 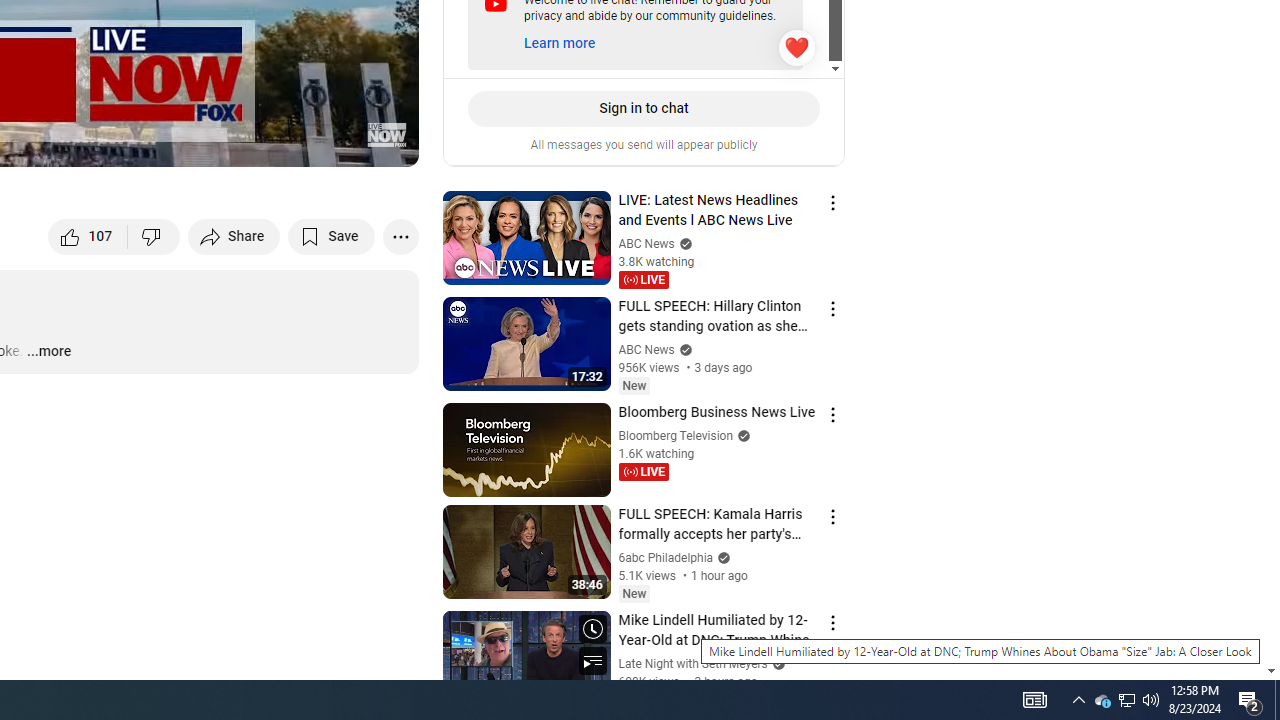 I want to click on 'Theater mode (t)', so click(x=334, y=141).